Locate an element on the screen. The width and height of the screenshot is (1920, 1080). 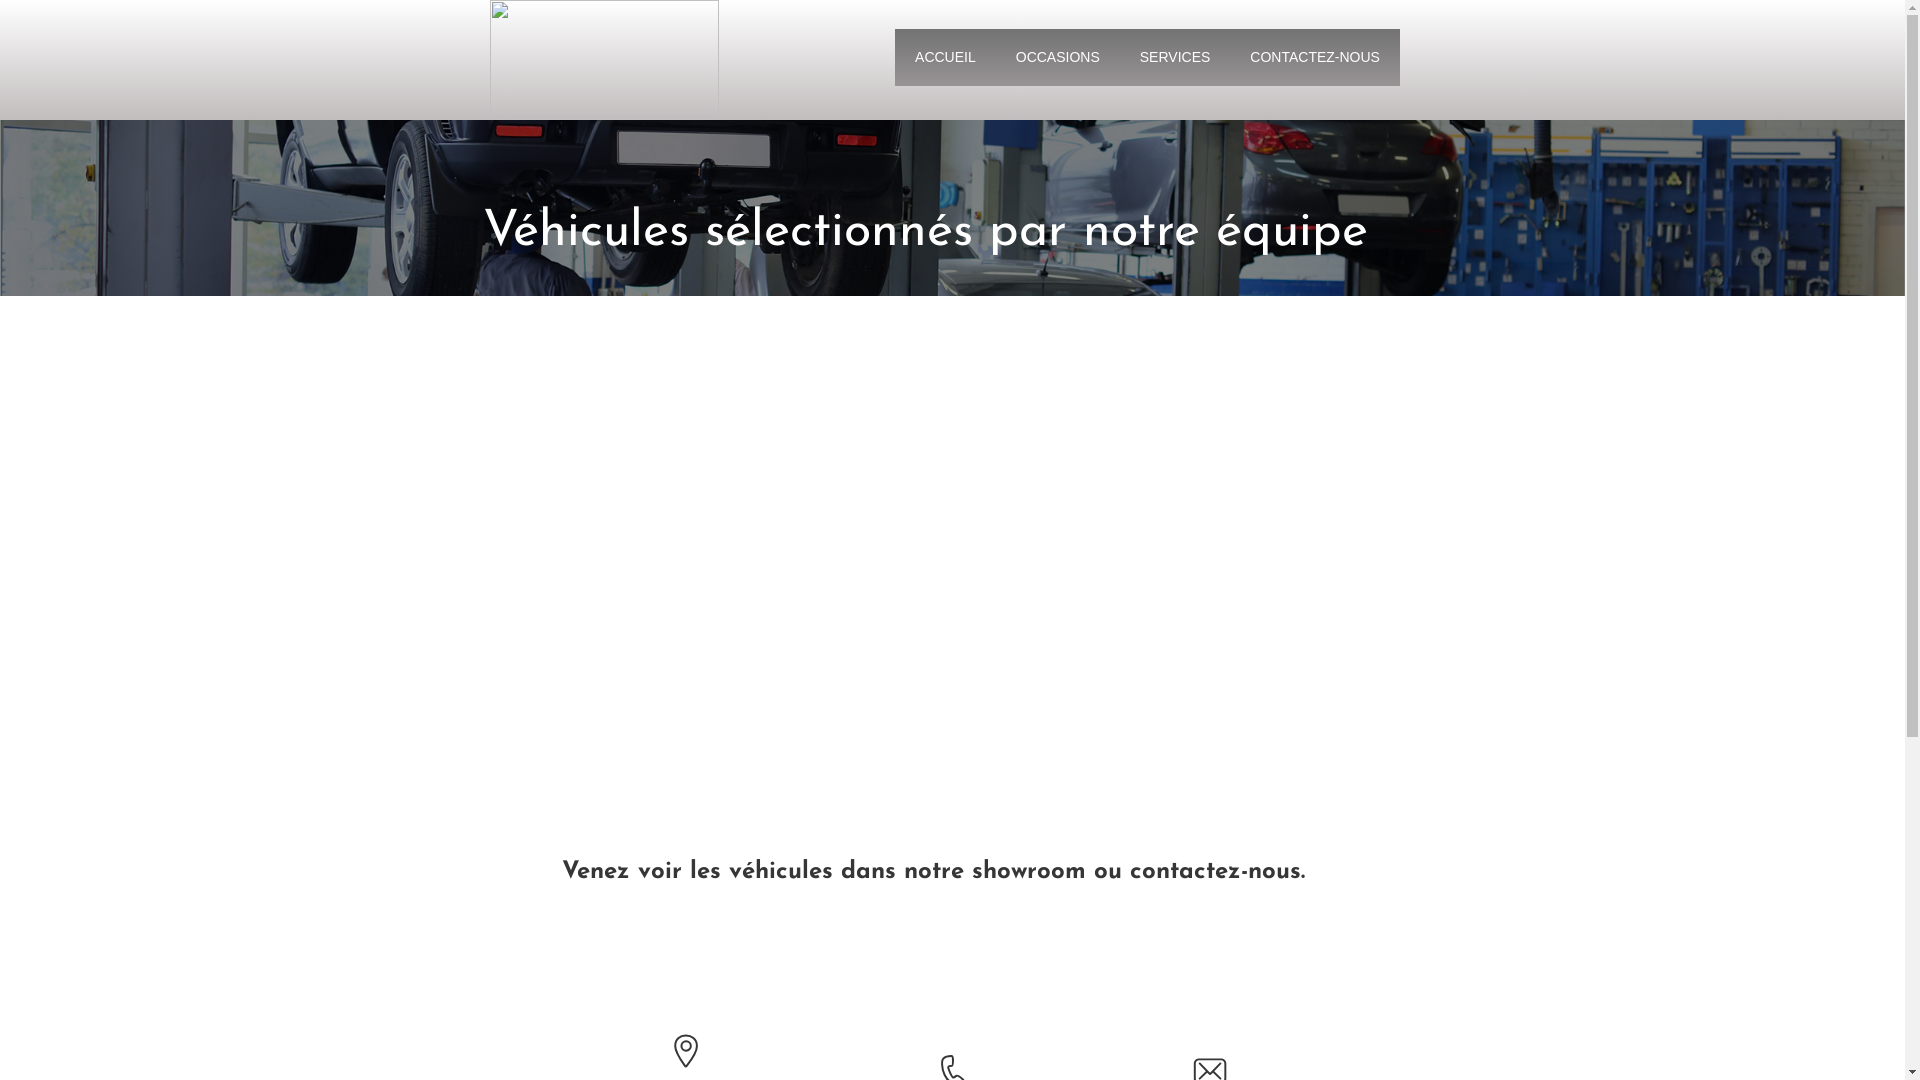
'CONTACTEZ-NOUS' is located at coordinates (1315, 55).